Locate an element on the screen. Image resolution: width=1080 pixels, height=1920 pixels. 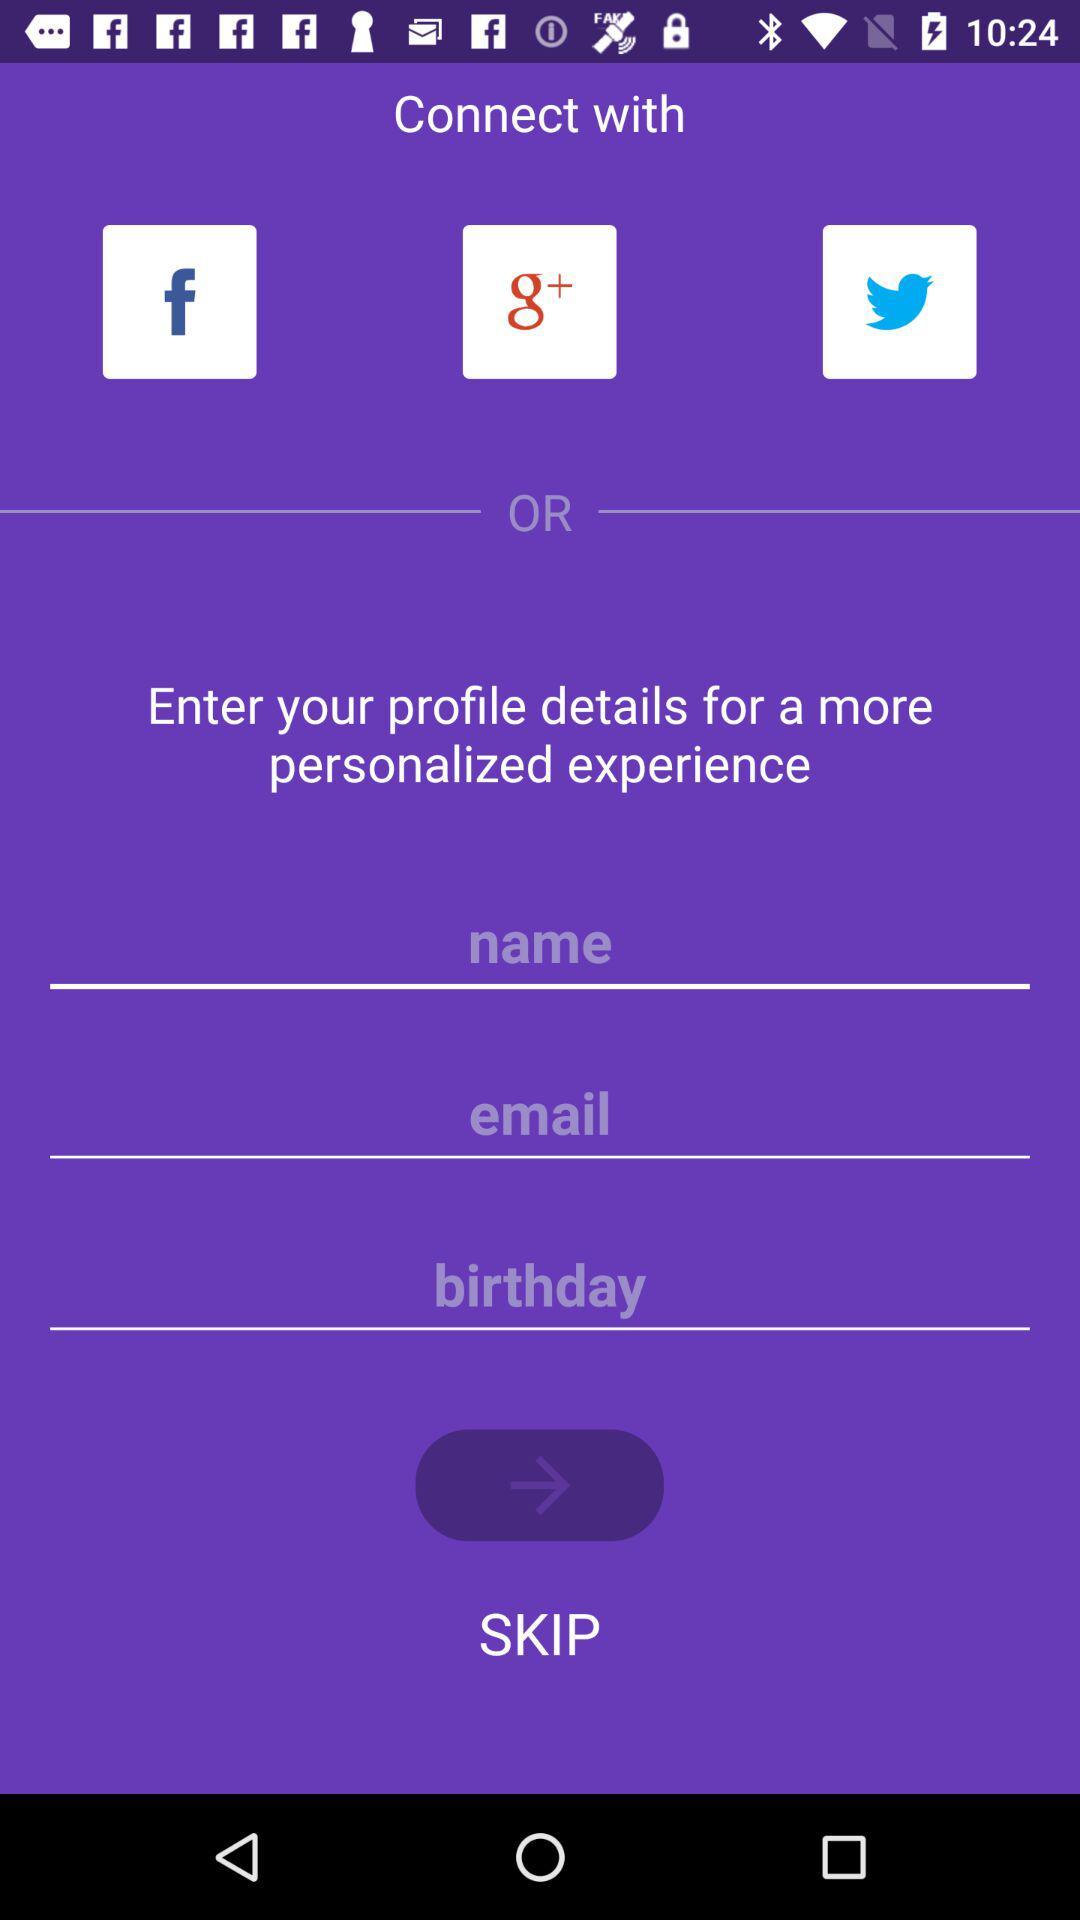
birthday is located at coordinates (540, 1284).